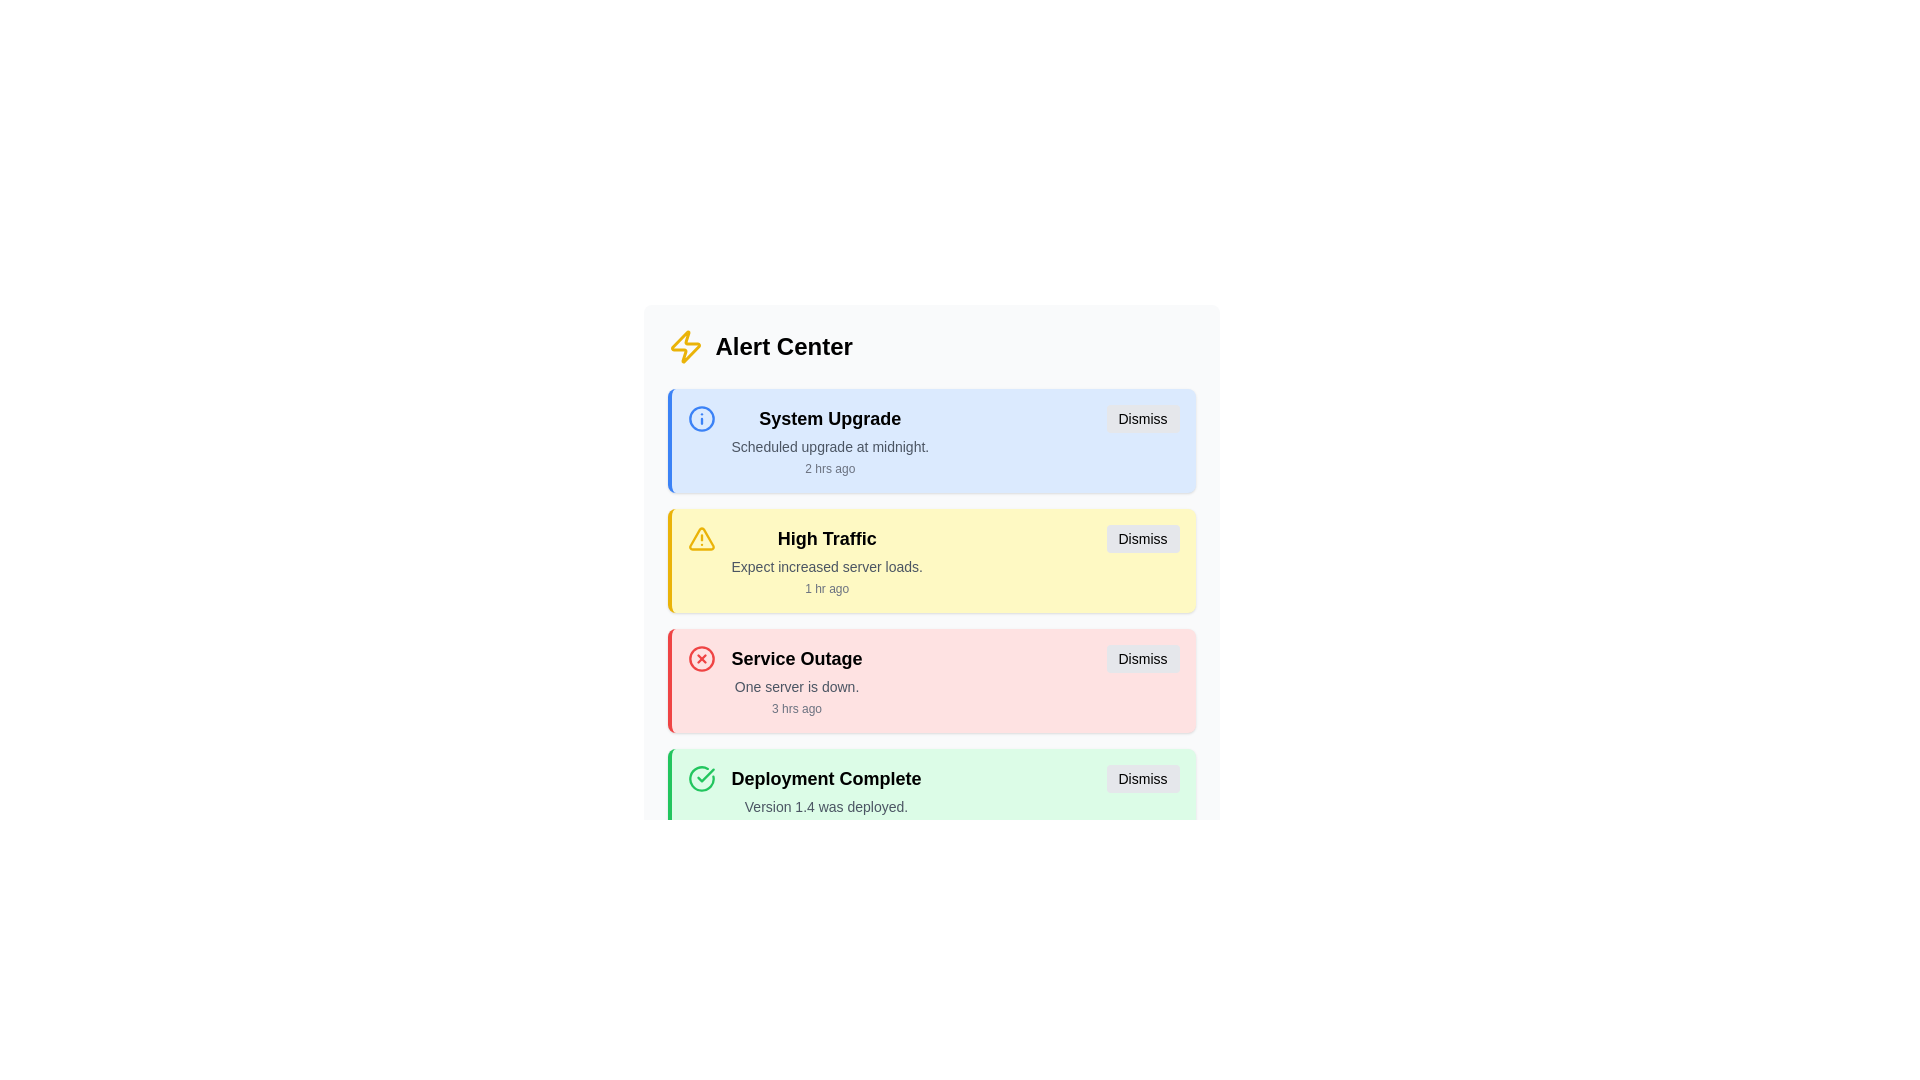  I want to click on the 'System Upgrade' text label, which is the main title of the blue alert card at the top of the alert list, so click(830, 418).